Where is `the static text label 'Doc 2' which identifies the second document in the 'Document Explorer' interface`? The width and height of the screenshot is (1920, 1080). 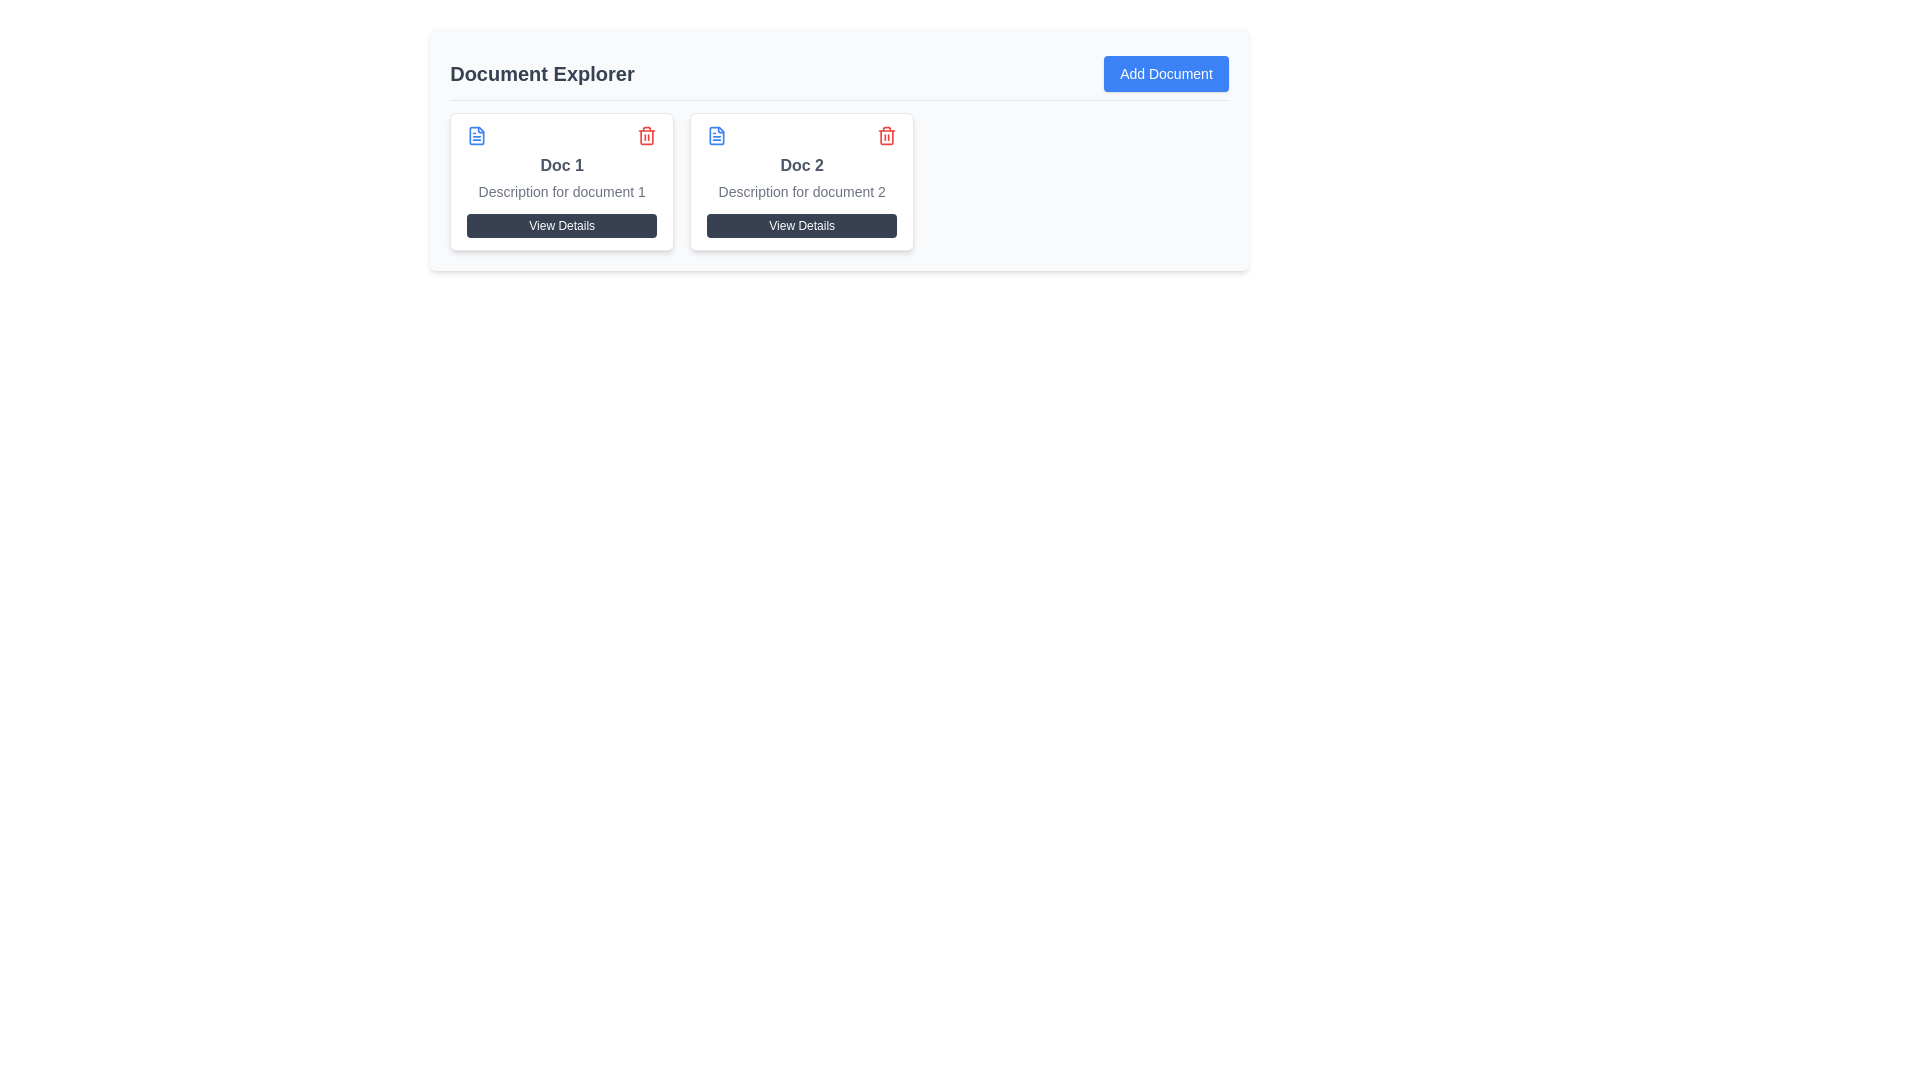
the static text label 'Doc 2' which identifies the second document in the 'Document Explorer' interface is located at coordinates (802, 164).